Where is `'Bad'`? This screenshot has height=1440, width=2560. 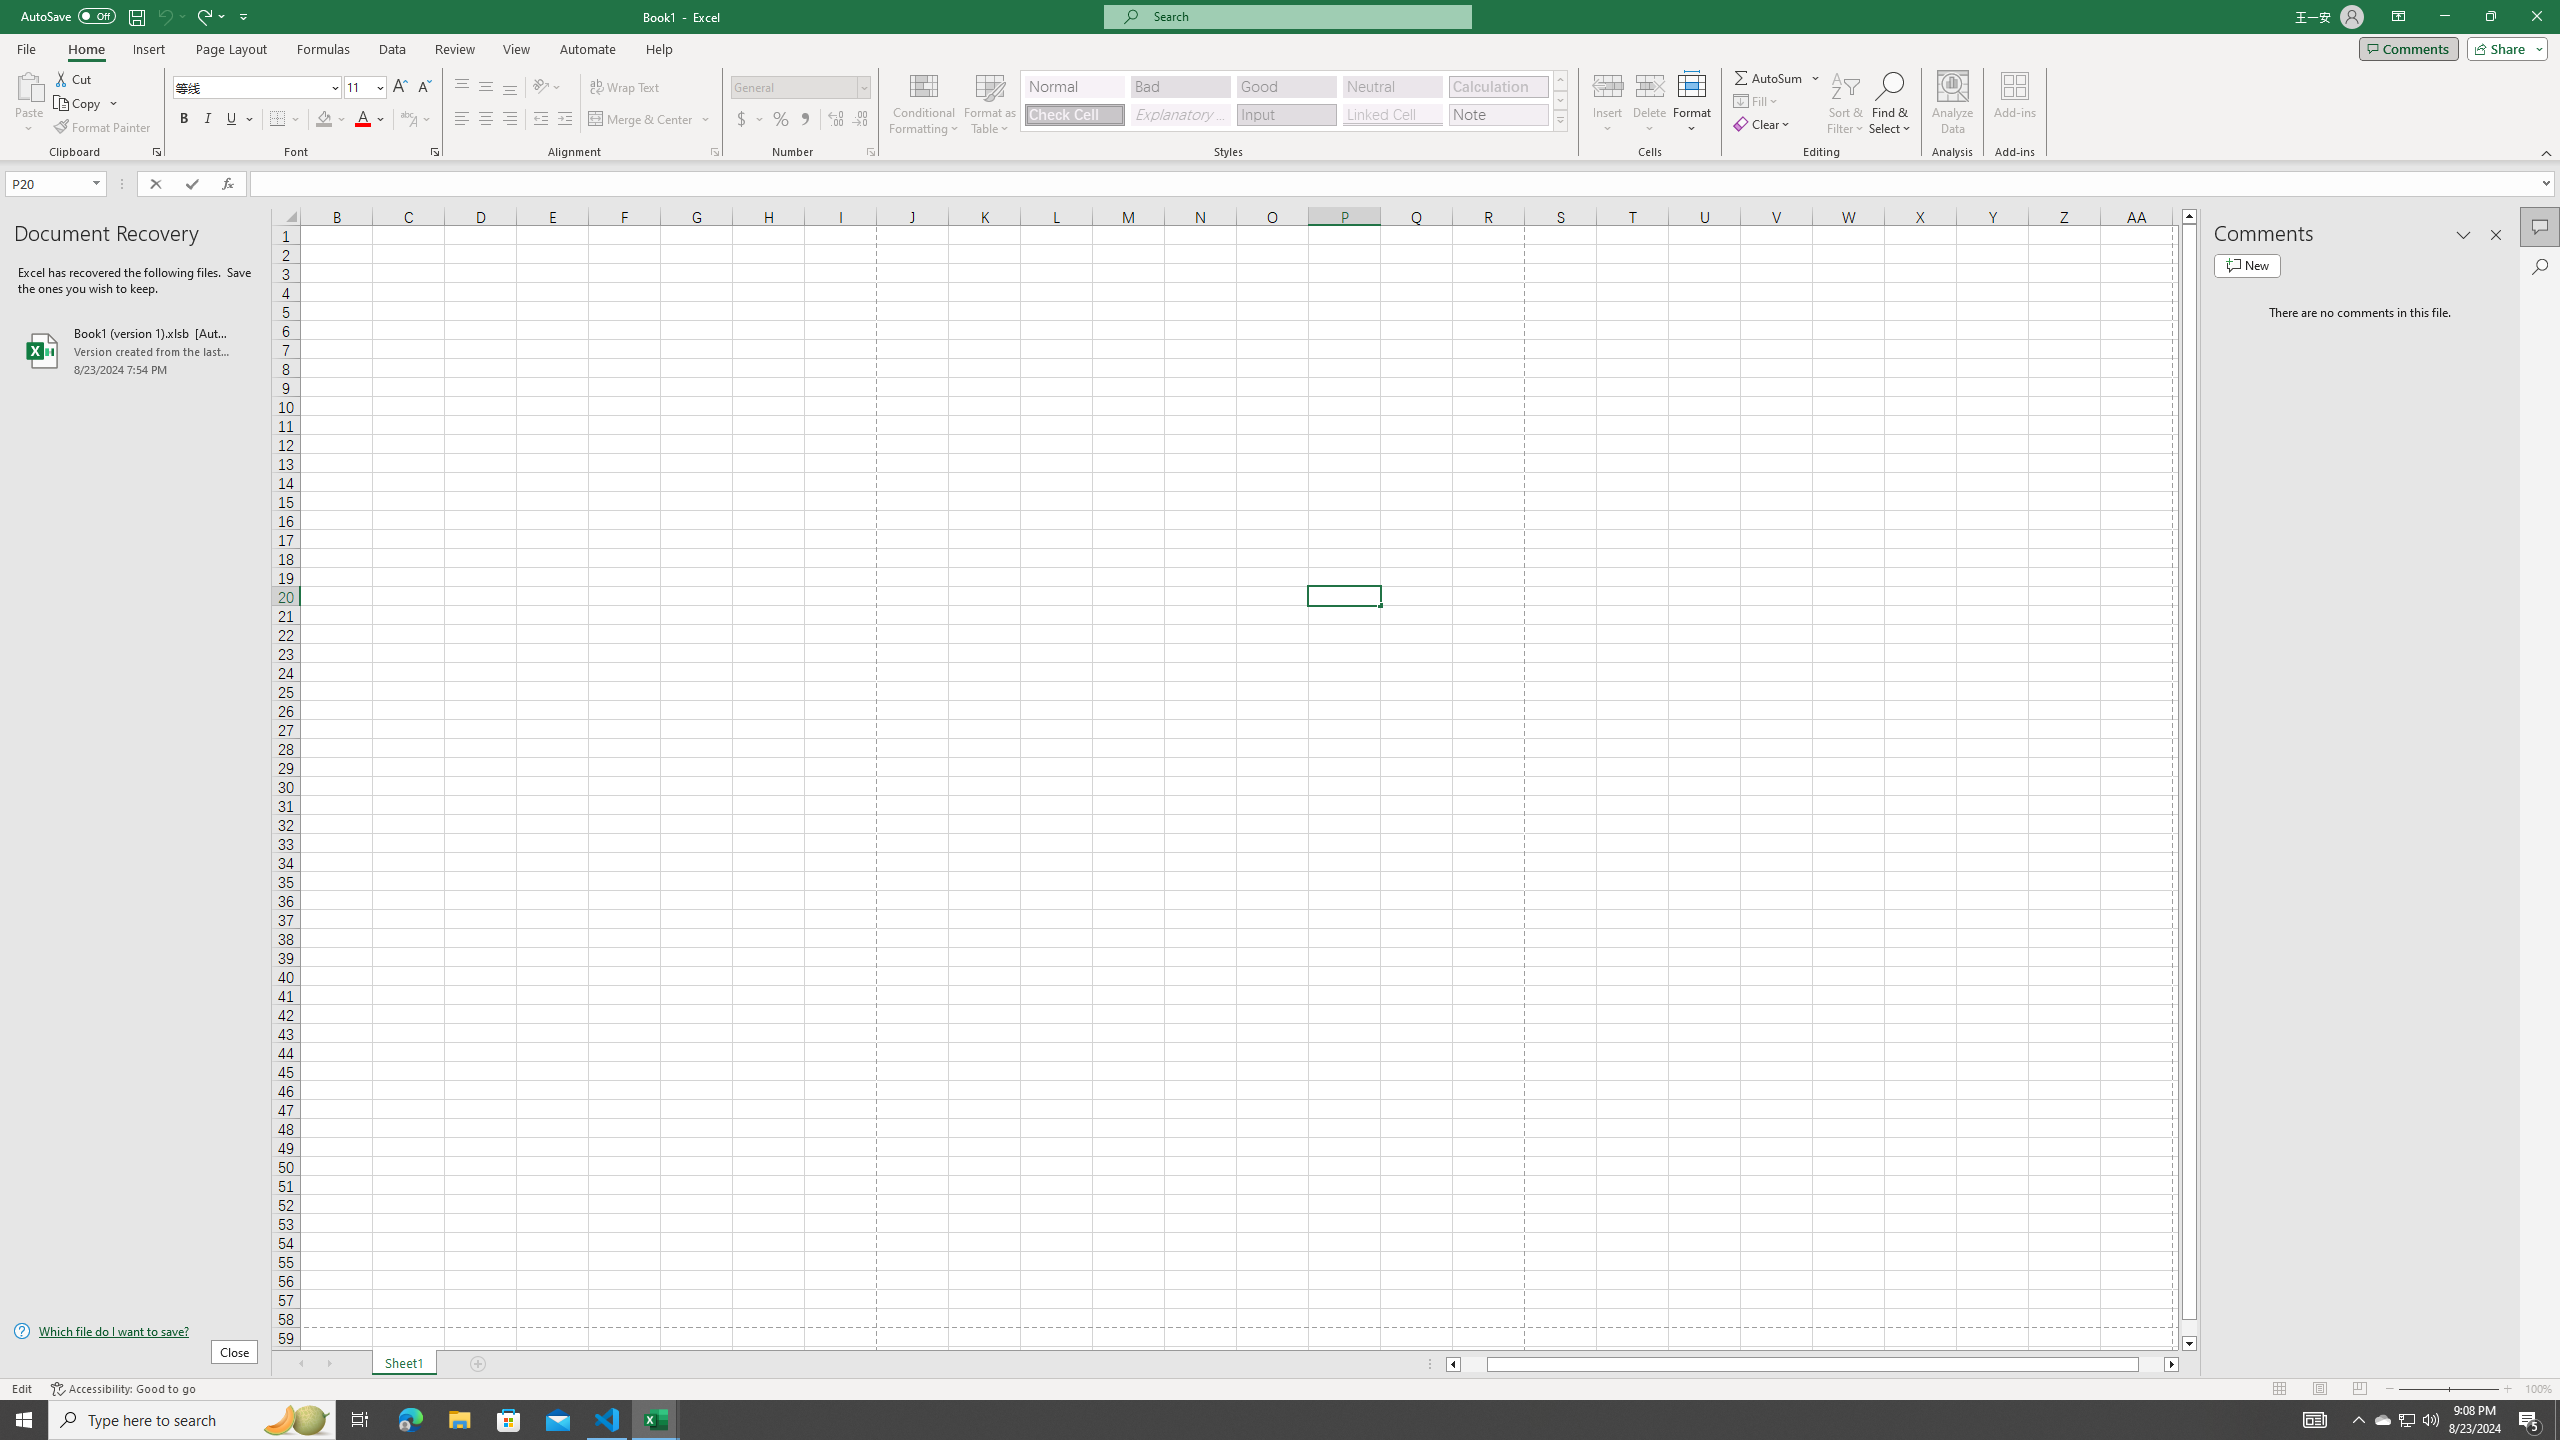 'Bad' is located at coordinates (1181, 87).